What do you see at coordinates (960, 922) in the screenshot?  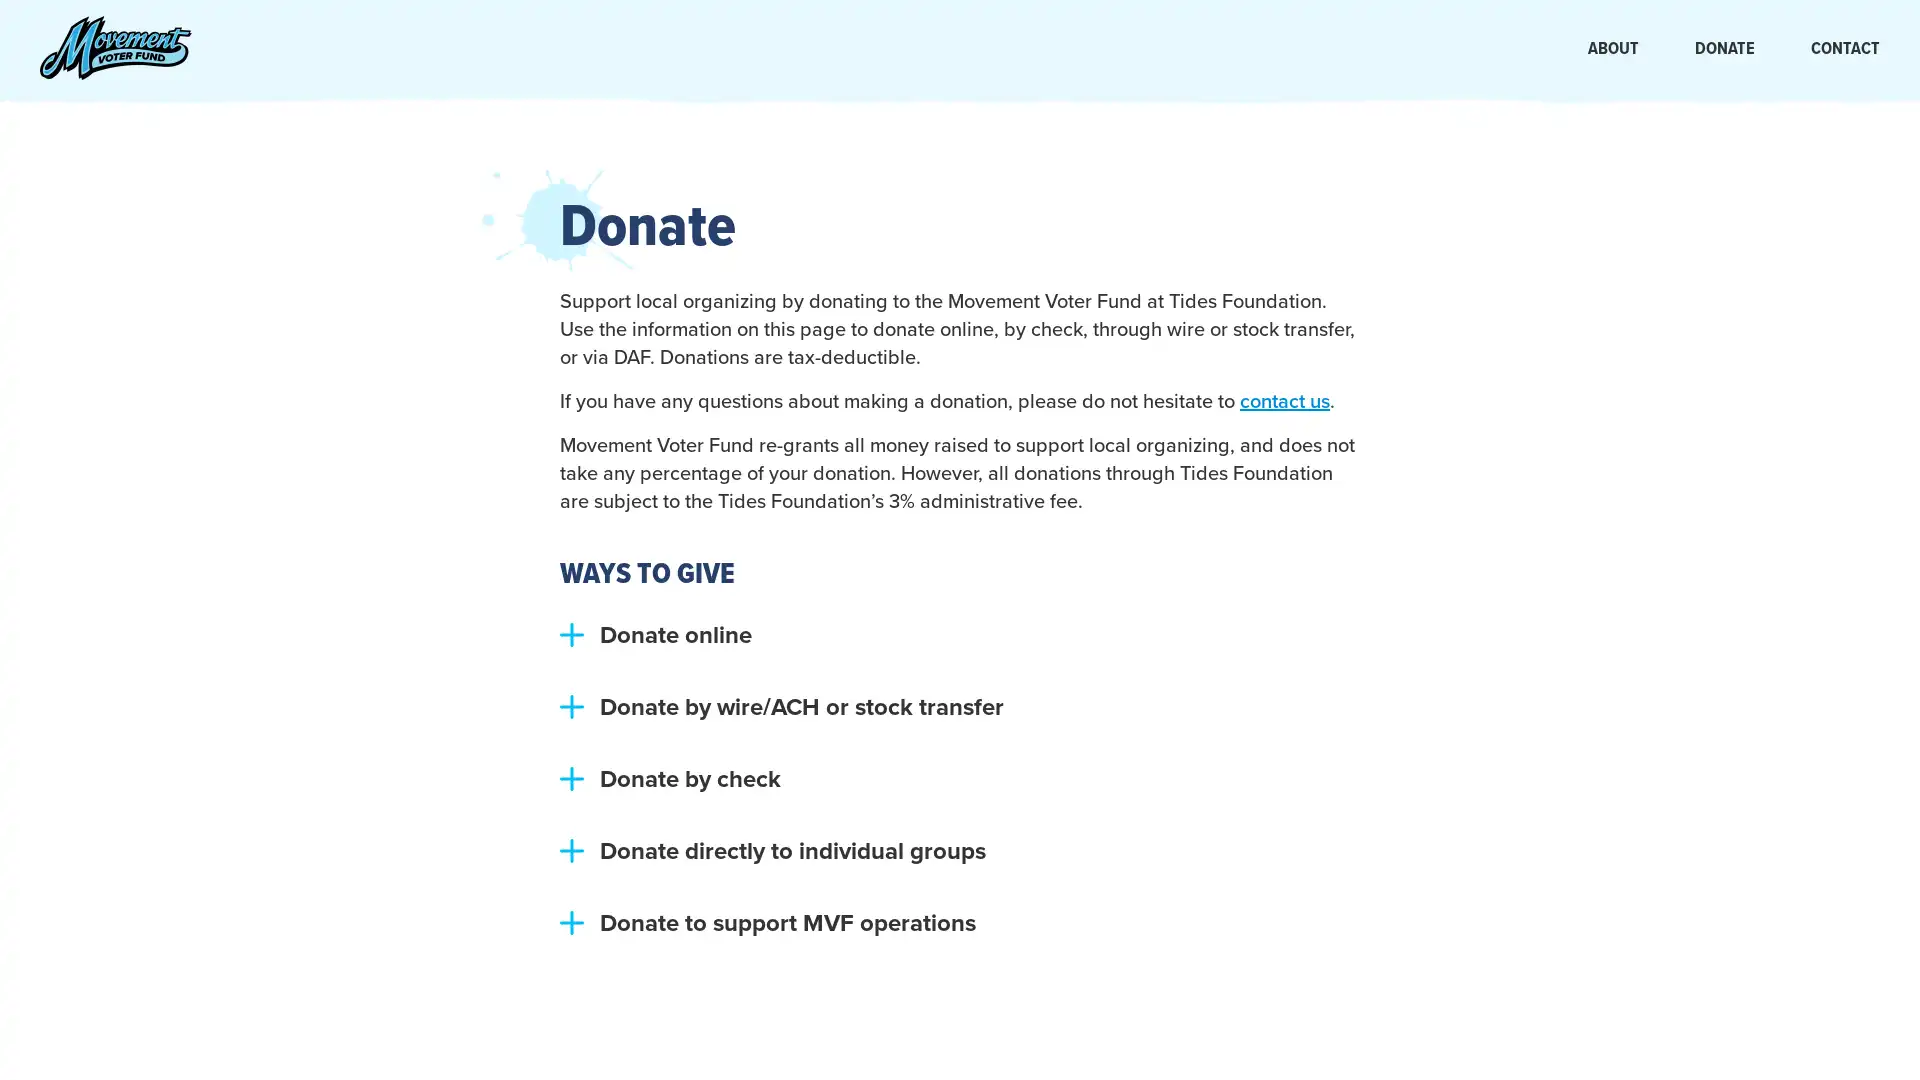 I see `plus Donate to support MVF operations` at bounding box center [960, 922].